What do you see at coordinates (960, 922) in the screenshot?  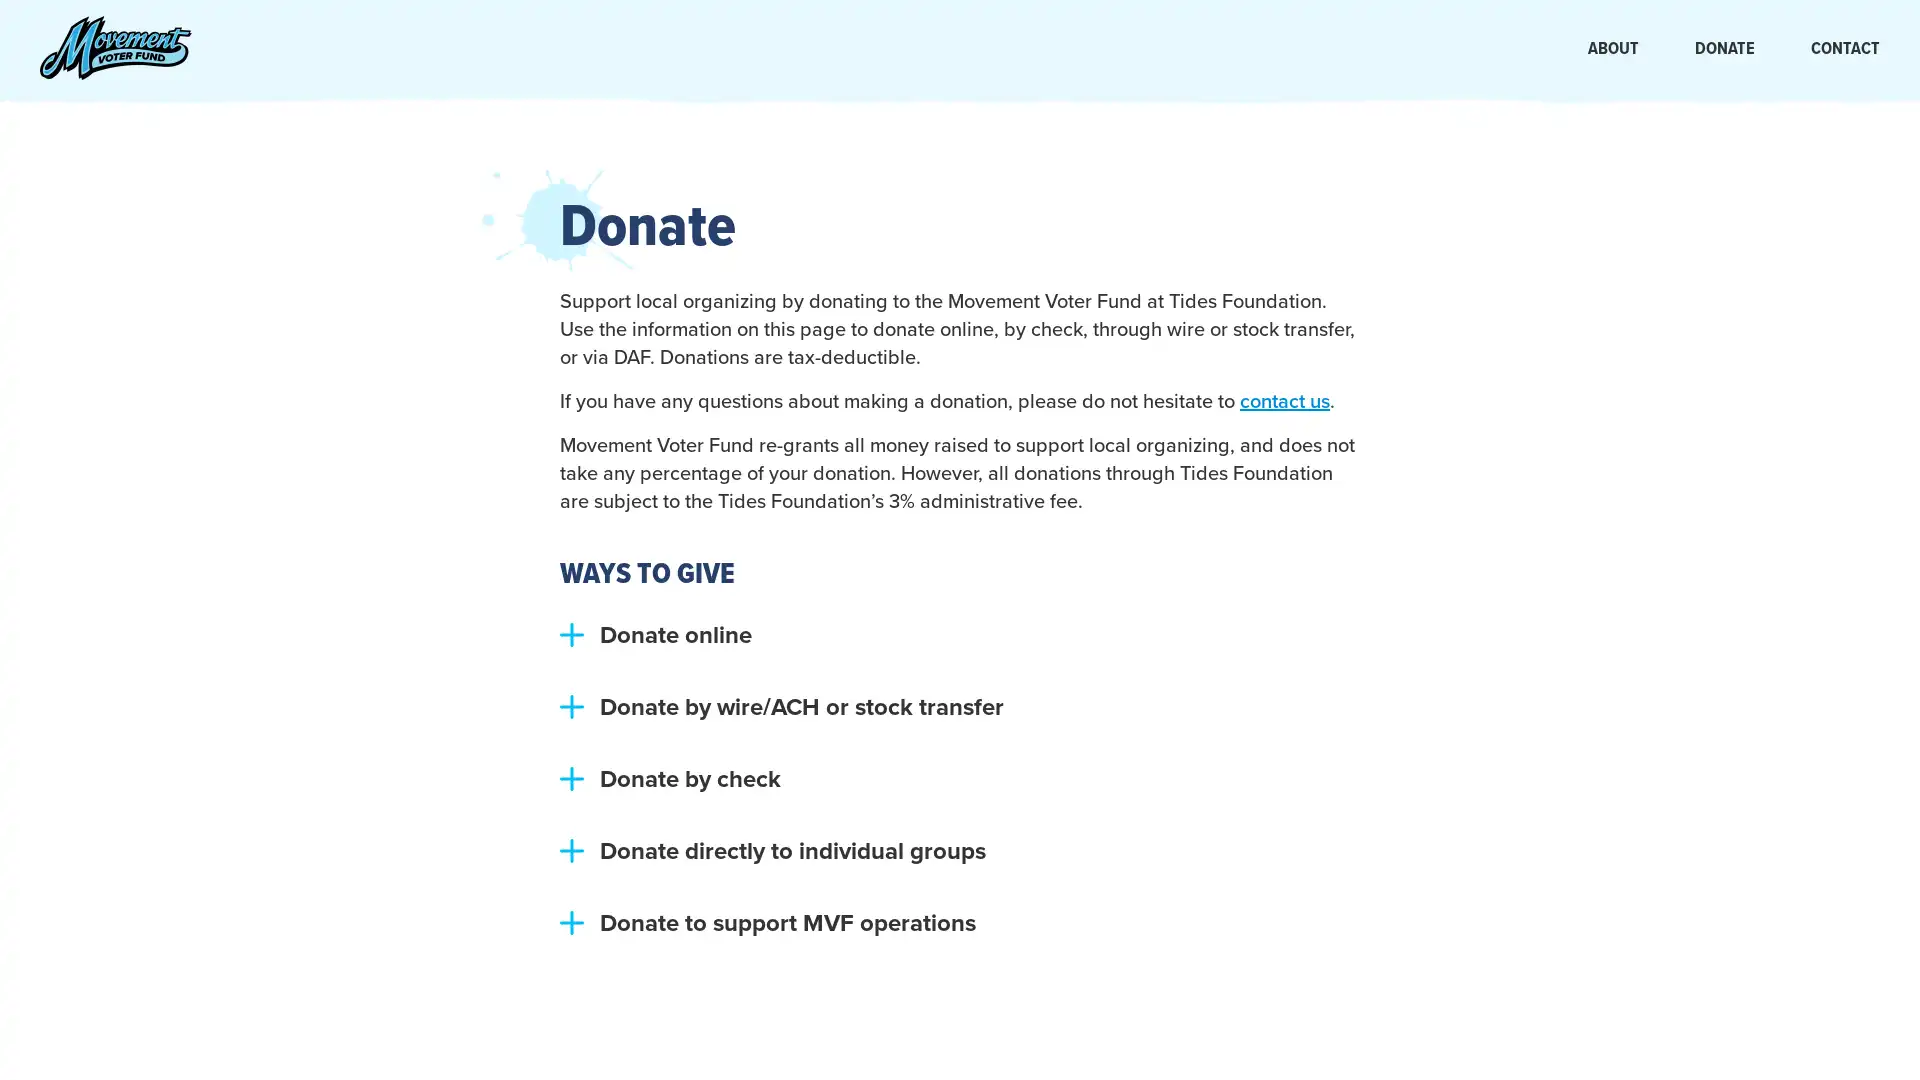 I see `plus Donate to support MVF operations` at bounding box center [960, 922].